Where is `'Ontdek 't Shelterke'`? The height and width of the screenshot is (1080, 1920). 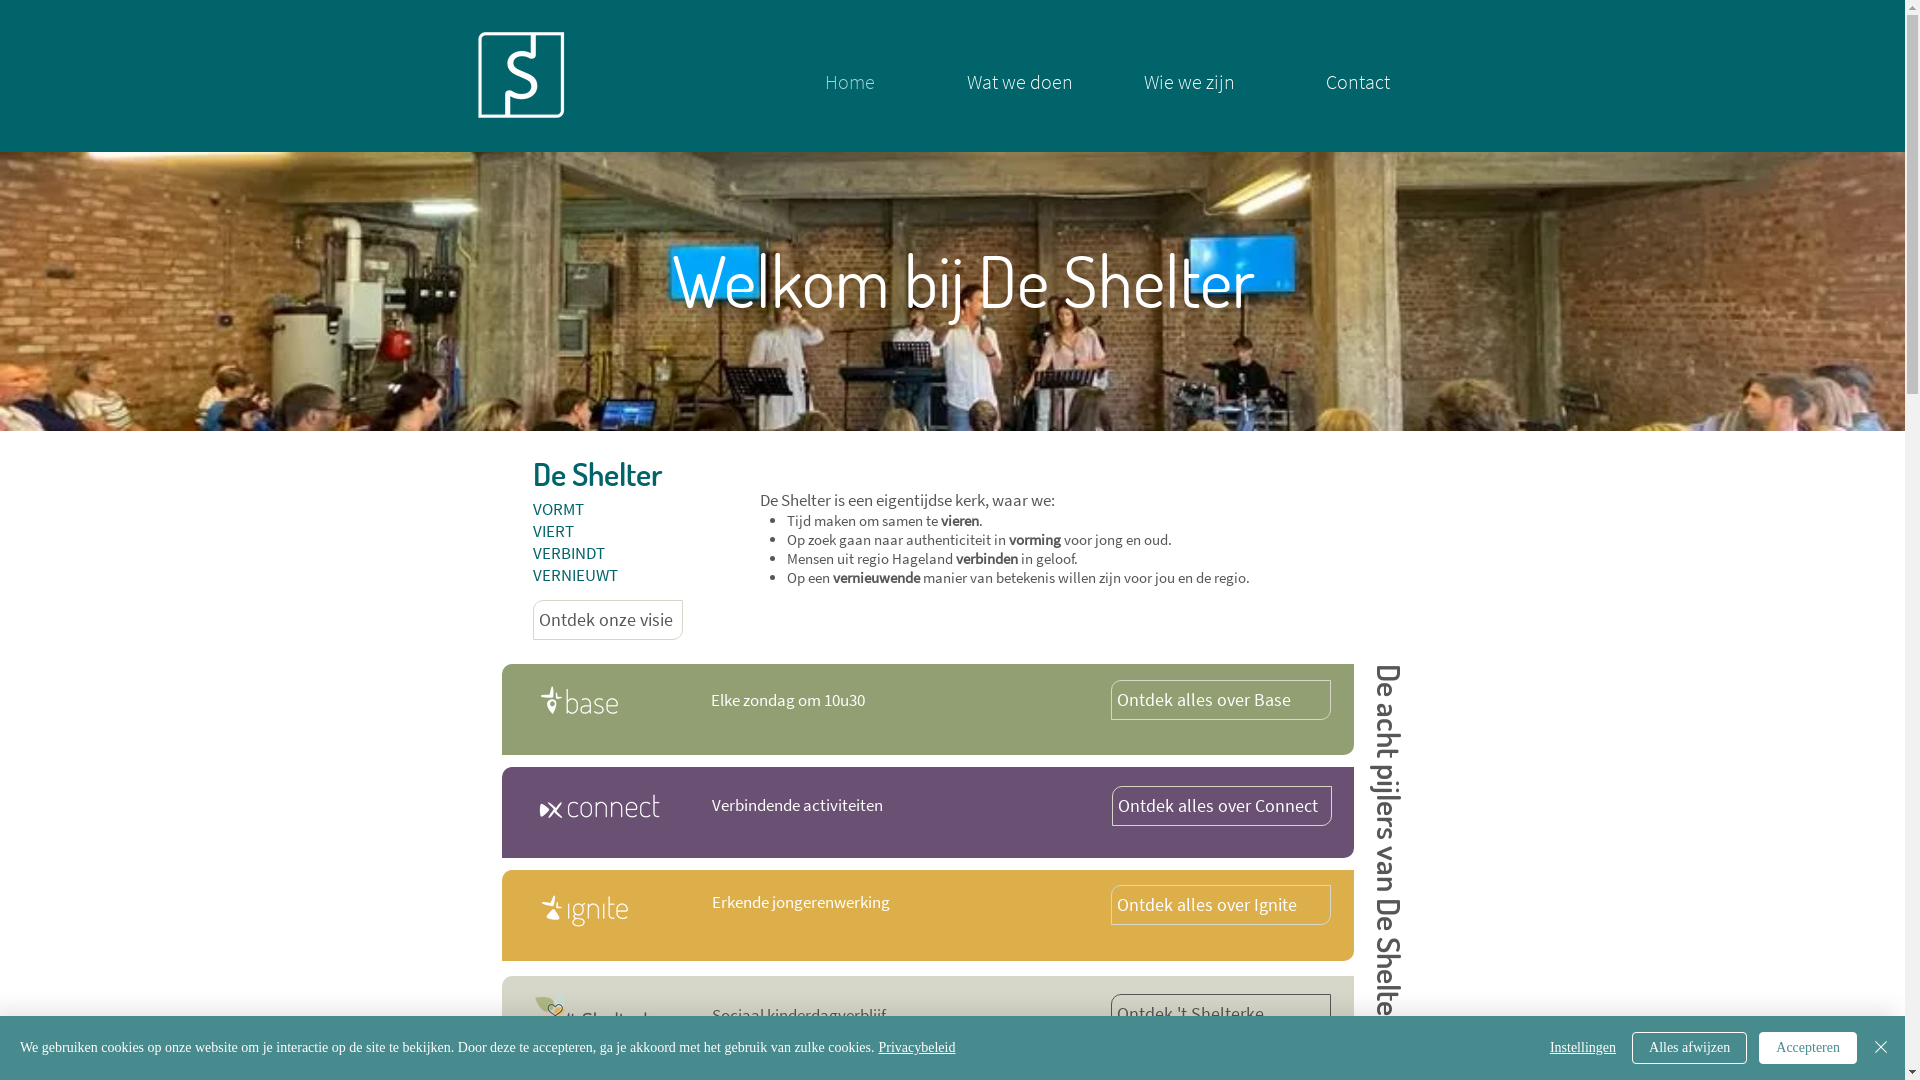 'Ontdek 't Shelterke' is located at coordinates (1218, 1014).